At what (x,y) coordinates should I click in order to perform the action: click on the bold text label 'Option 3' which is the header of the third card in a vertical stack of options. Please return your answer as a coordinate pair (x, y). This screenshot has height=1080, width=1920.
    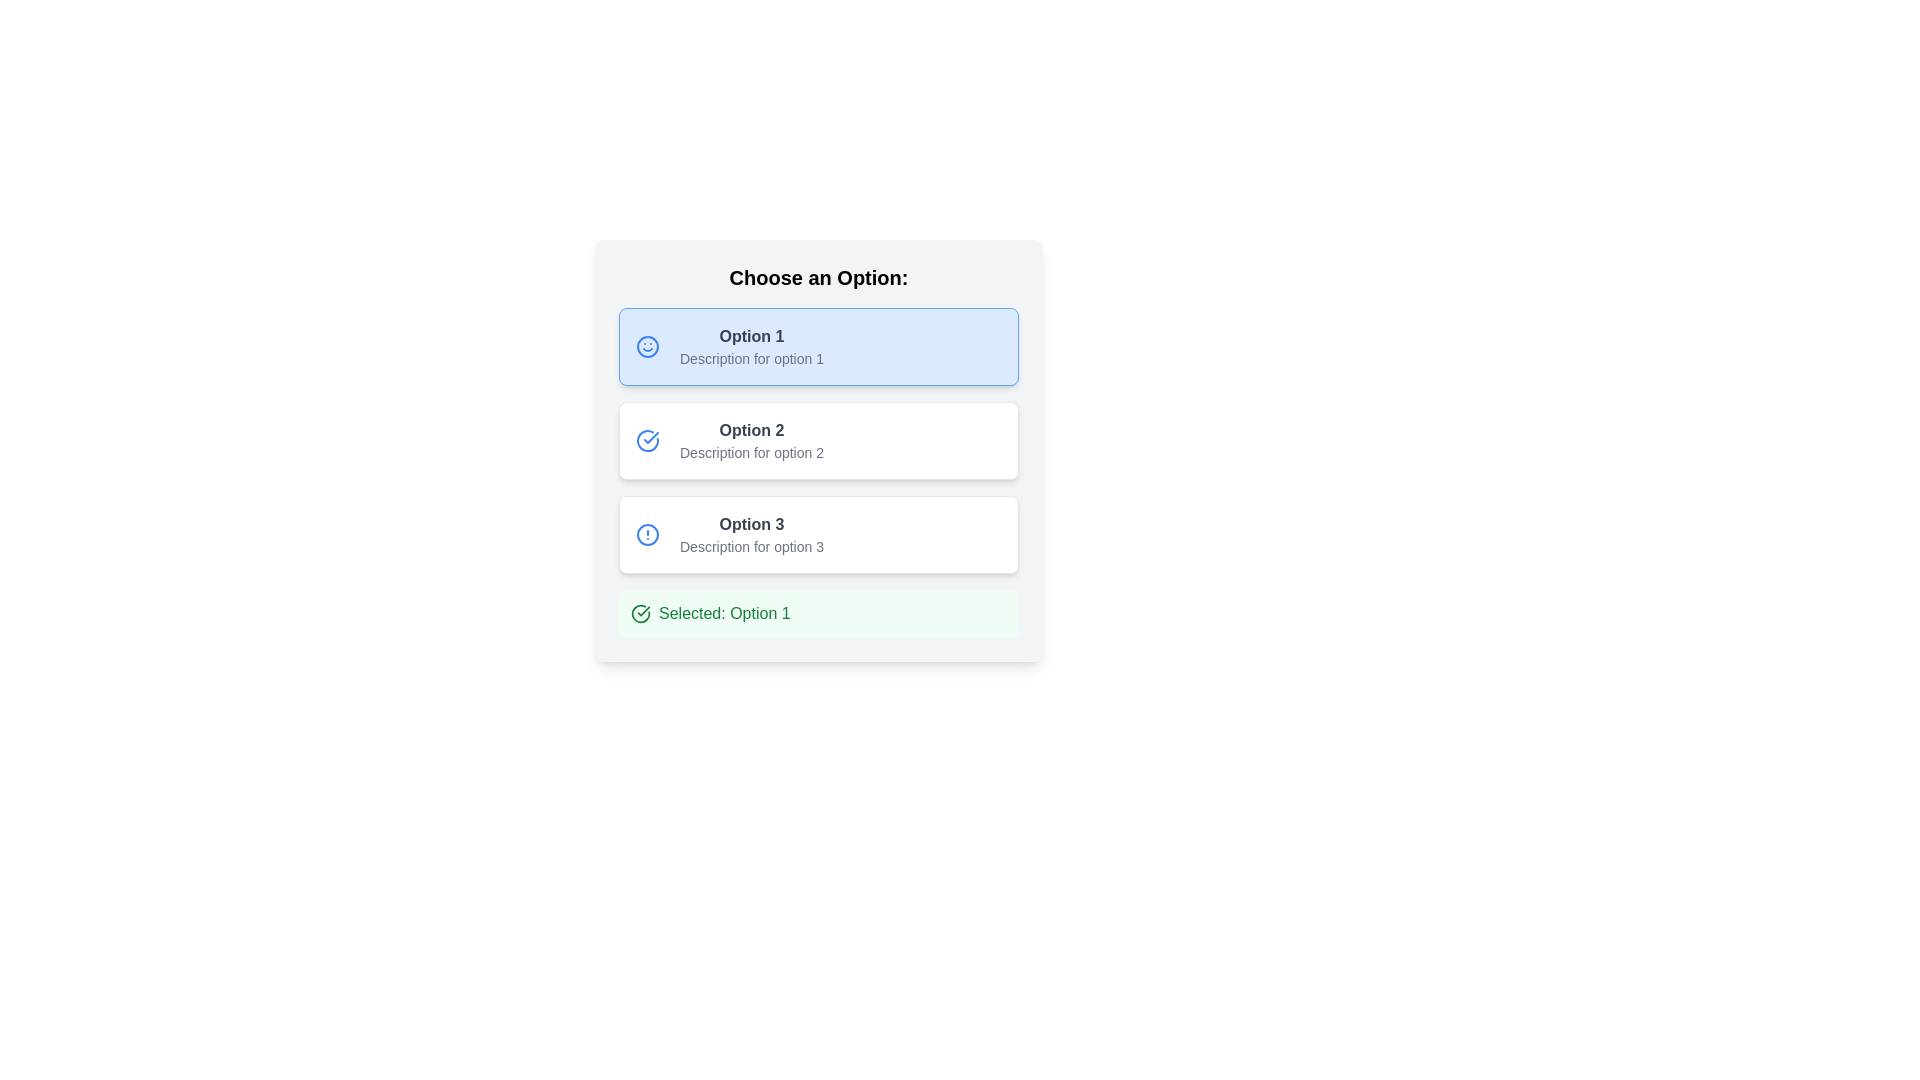
    Looking at the image, I should click on (751, 523).